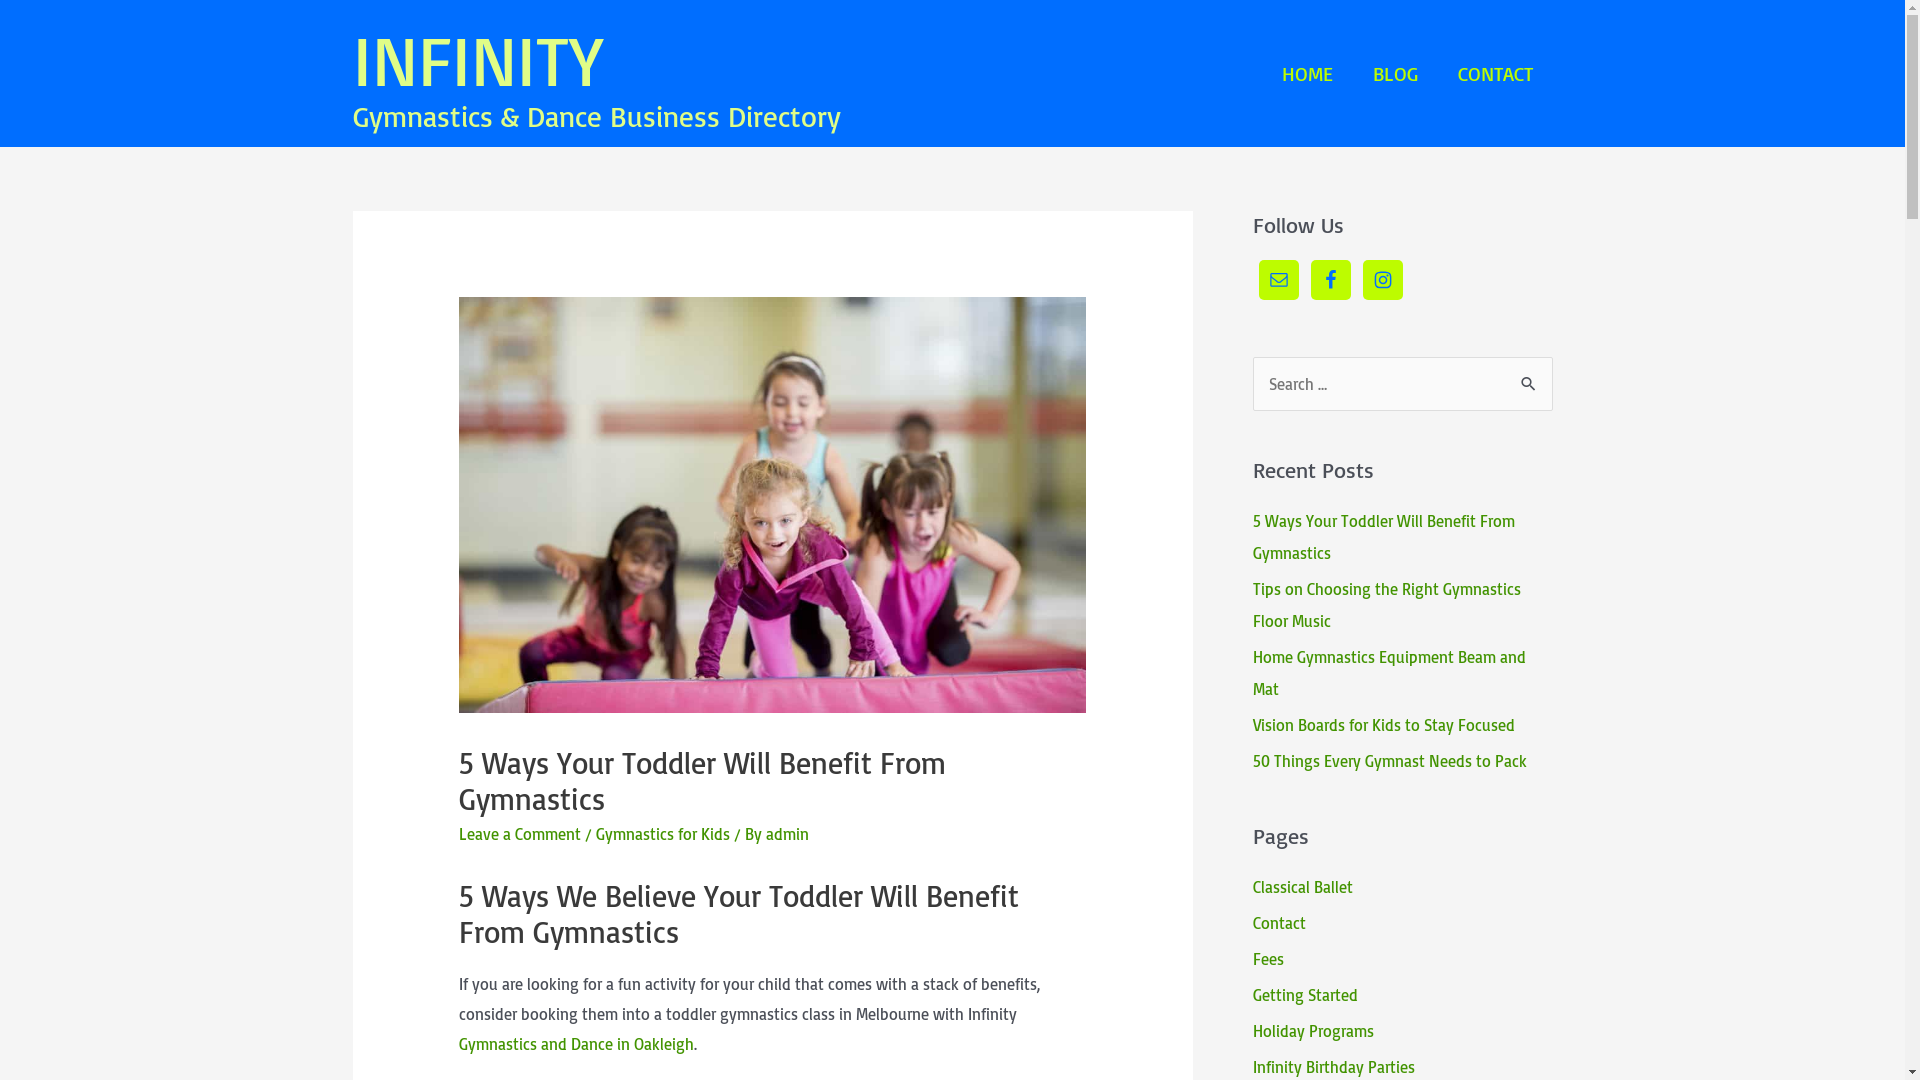 The height and width of the screenshot is (1080, 1920). Describe the element at coordinates (1251, 995) in the screenshot. I see `'Getting Started'` at that location.